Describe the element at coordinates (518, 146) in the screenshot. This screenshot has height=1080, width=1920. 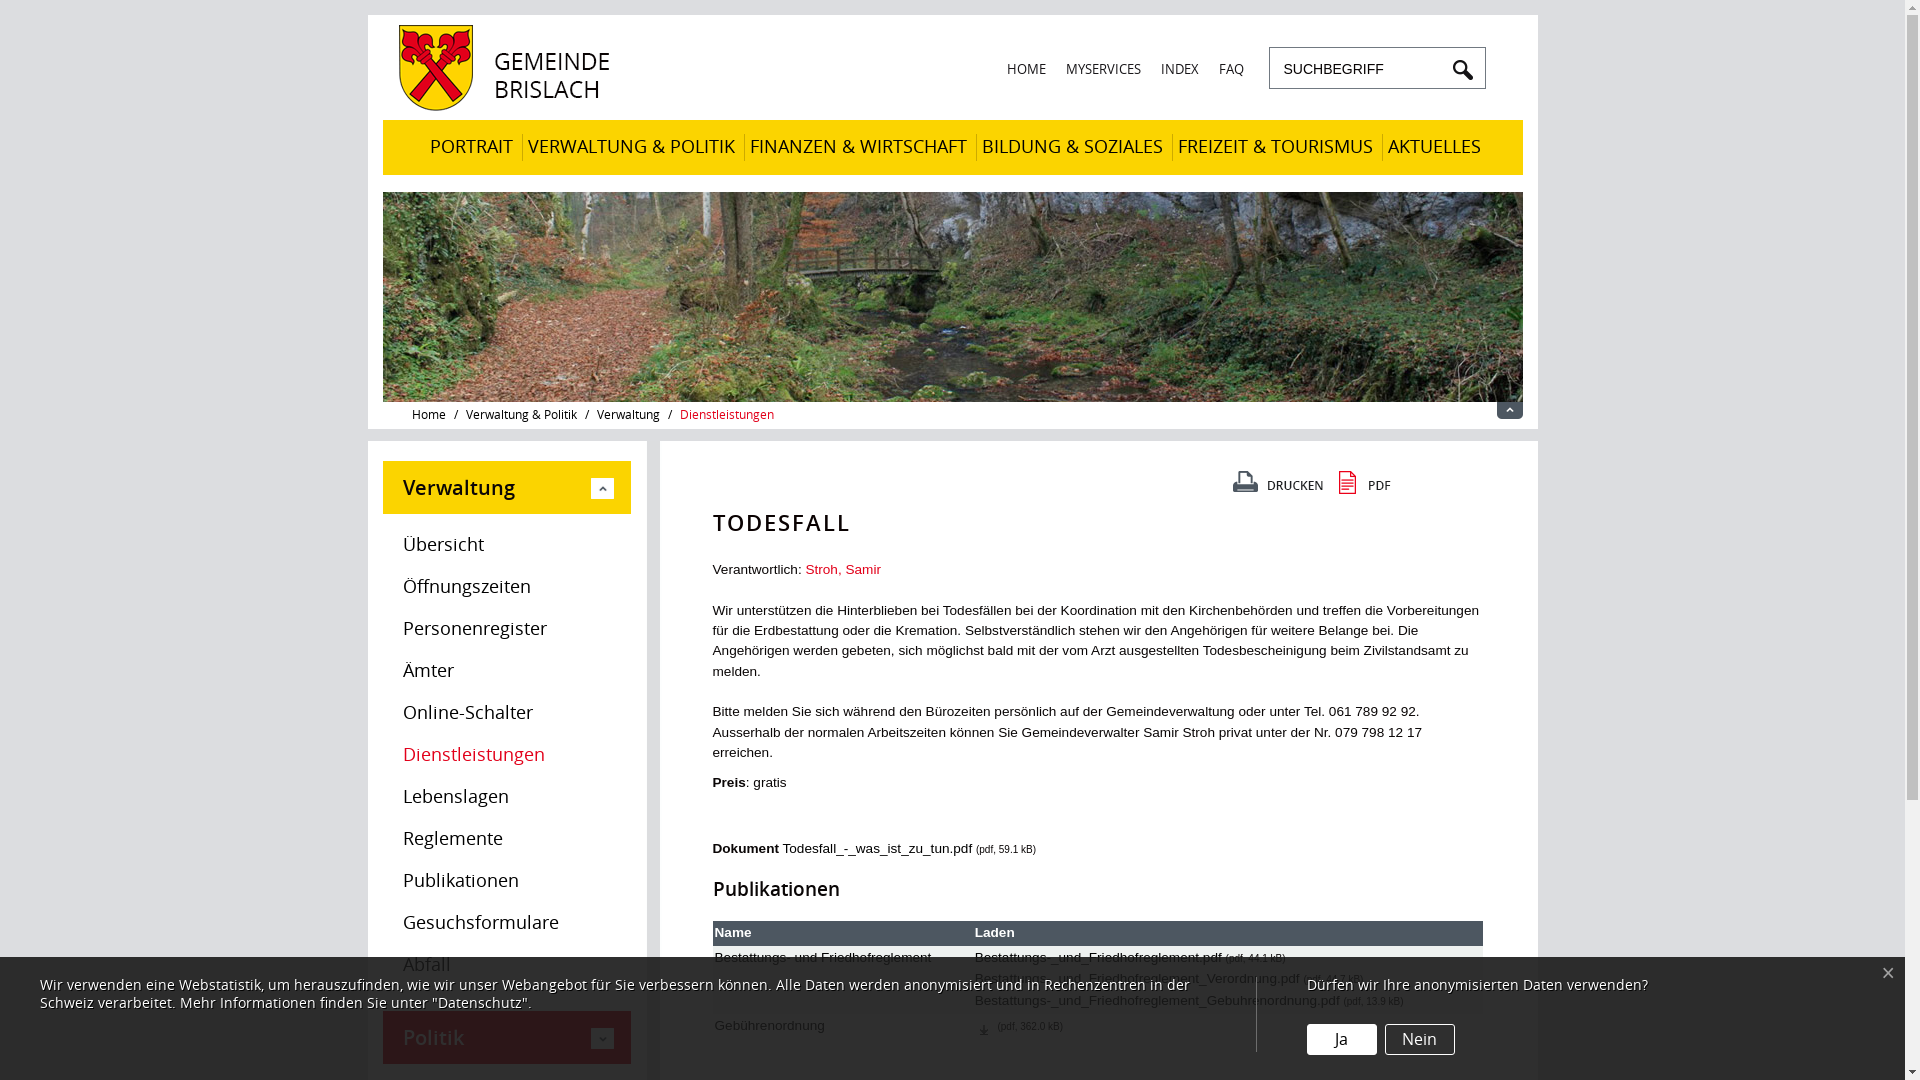
I see `'VERWALTUNG & POLITIK'` at that location.